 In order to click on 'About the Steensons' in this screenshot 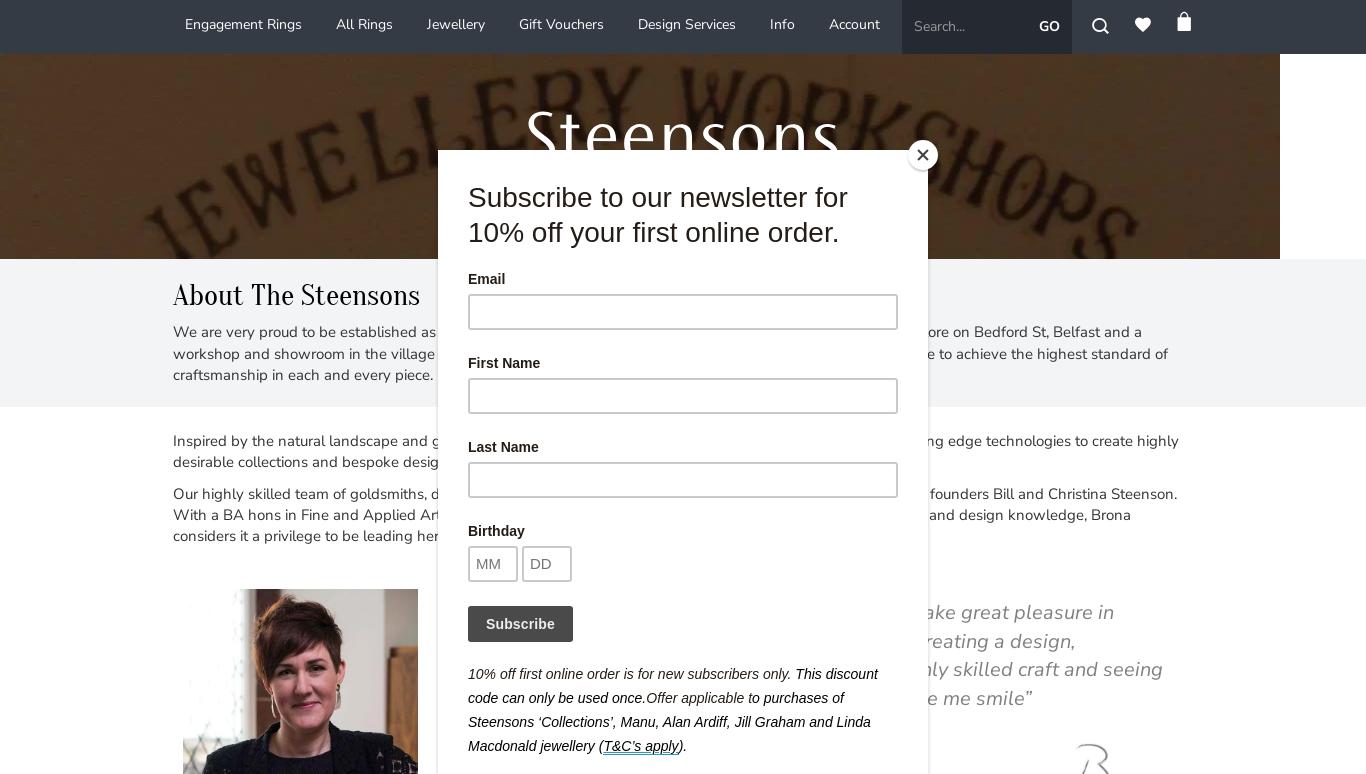, I will do `click(296, 294)`.